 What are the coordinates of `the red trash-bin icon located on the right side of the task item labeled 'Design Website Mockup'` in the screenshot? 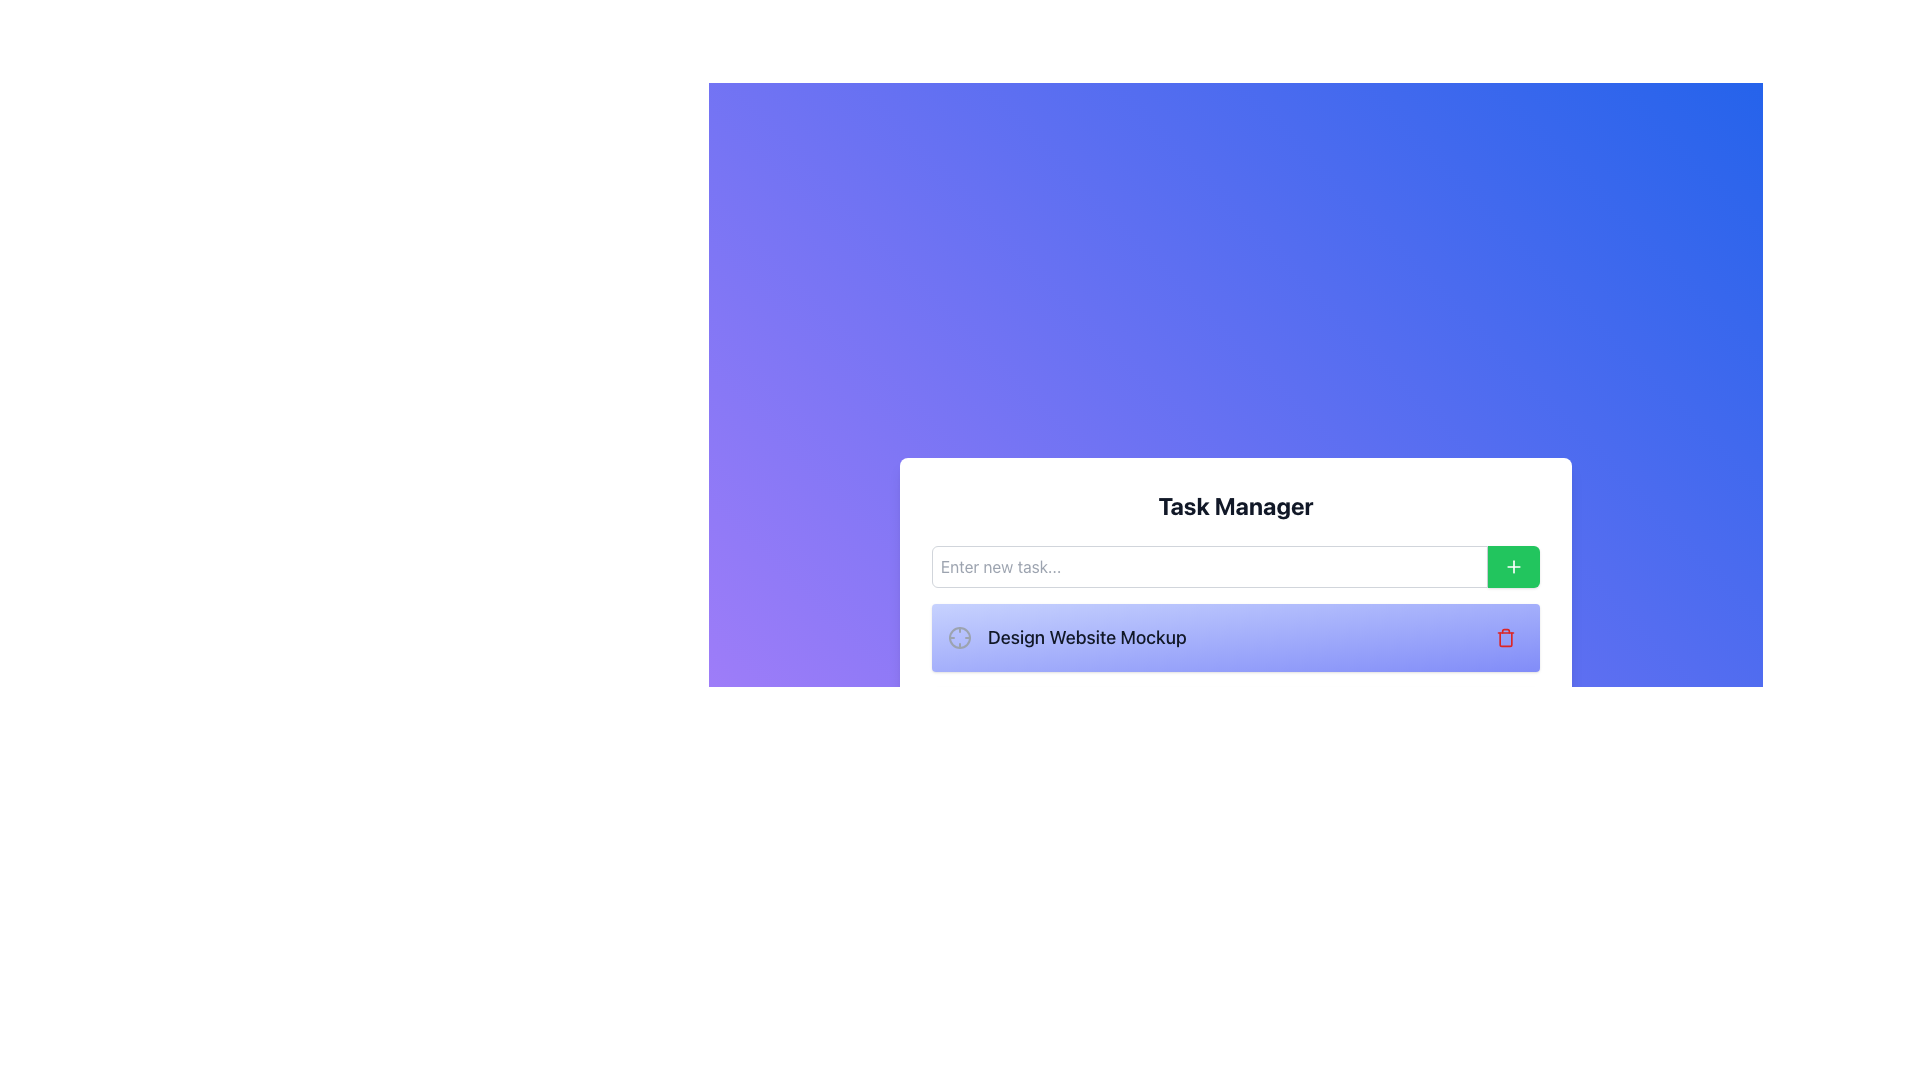 It's located at (1506, 637).